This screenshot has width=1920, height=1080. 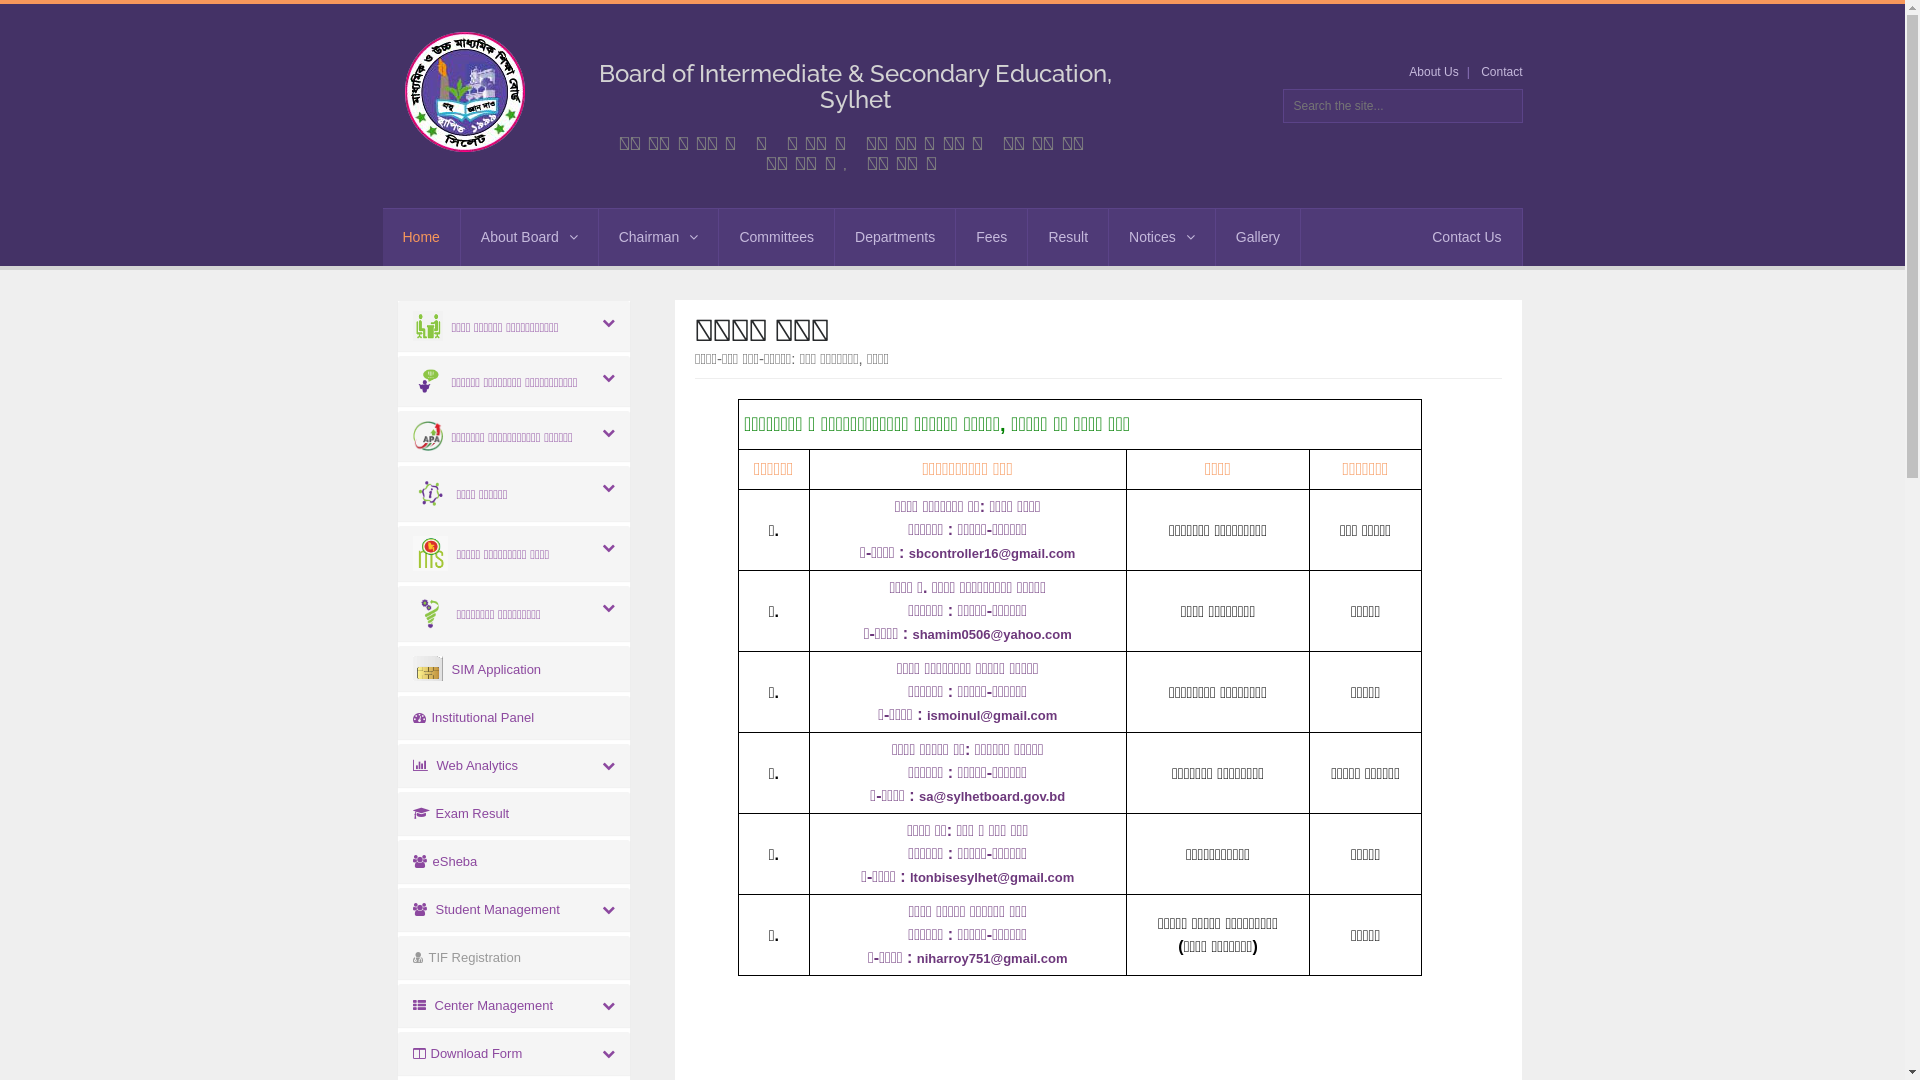 I want to click on 'About Board', so click(x=529, y=236).